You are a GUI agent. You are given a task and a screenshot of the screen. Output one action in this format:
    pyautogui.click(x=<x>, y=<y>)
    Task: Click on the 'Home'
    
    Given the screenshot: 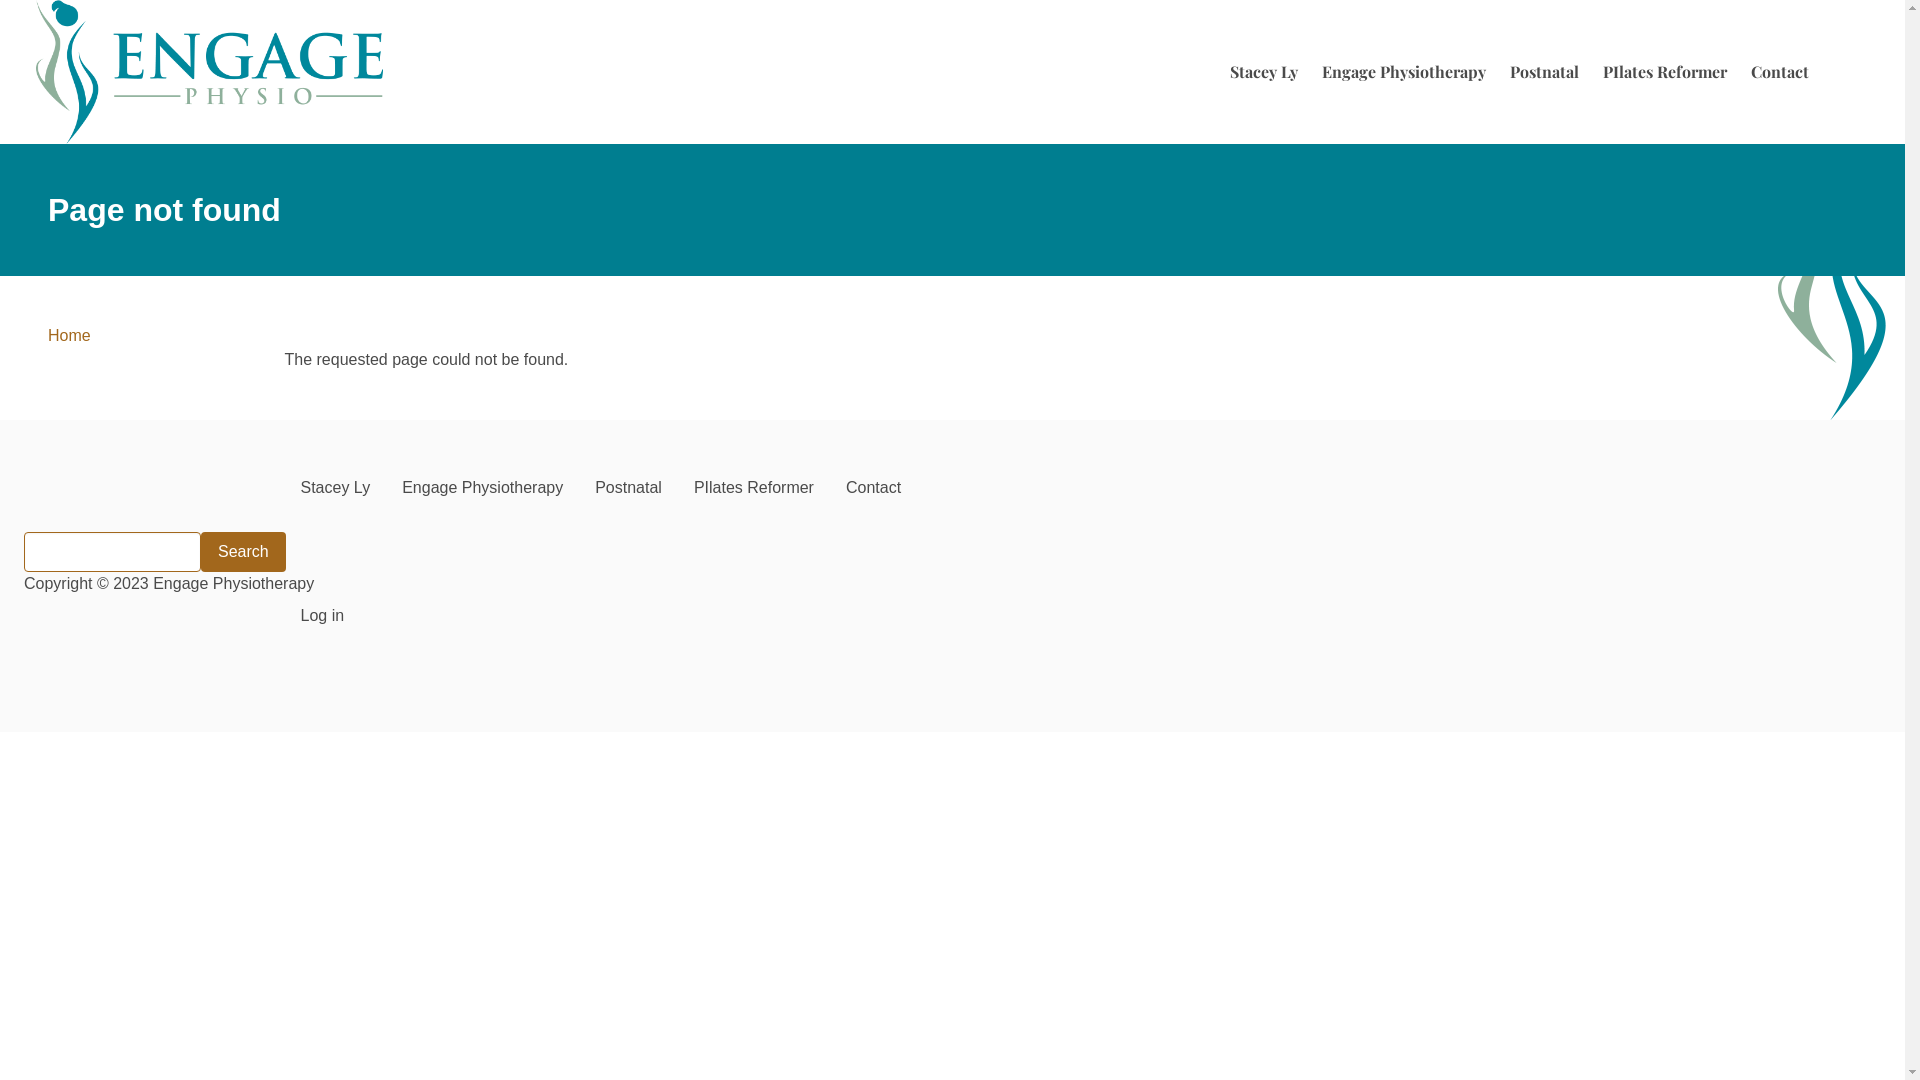 What is the action you would take?
    pyautogui.click(x=48, y=334)
    